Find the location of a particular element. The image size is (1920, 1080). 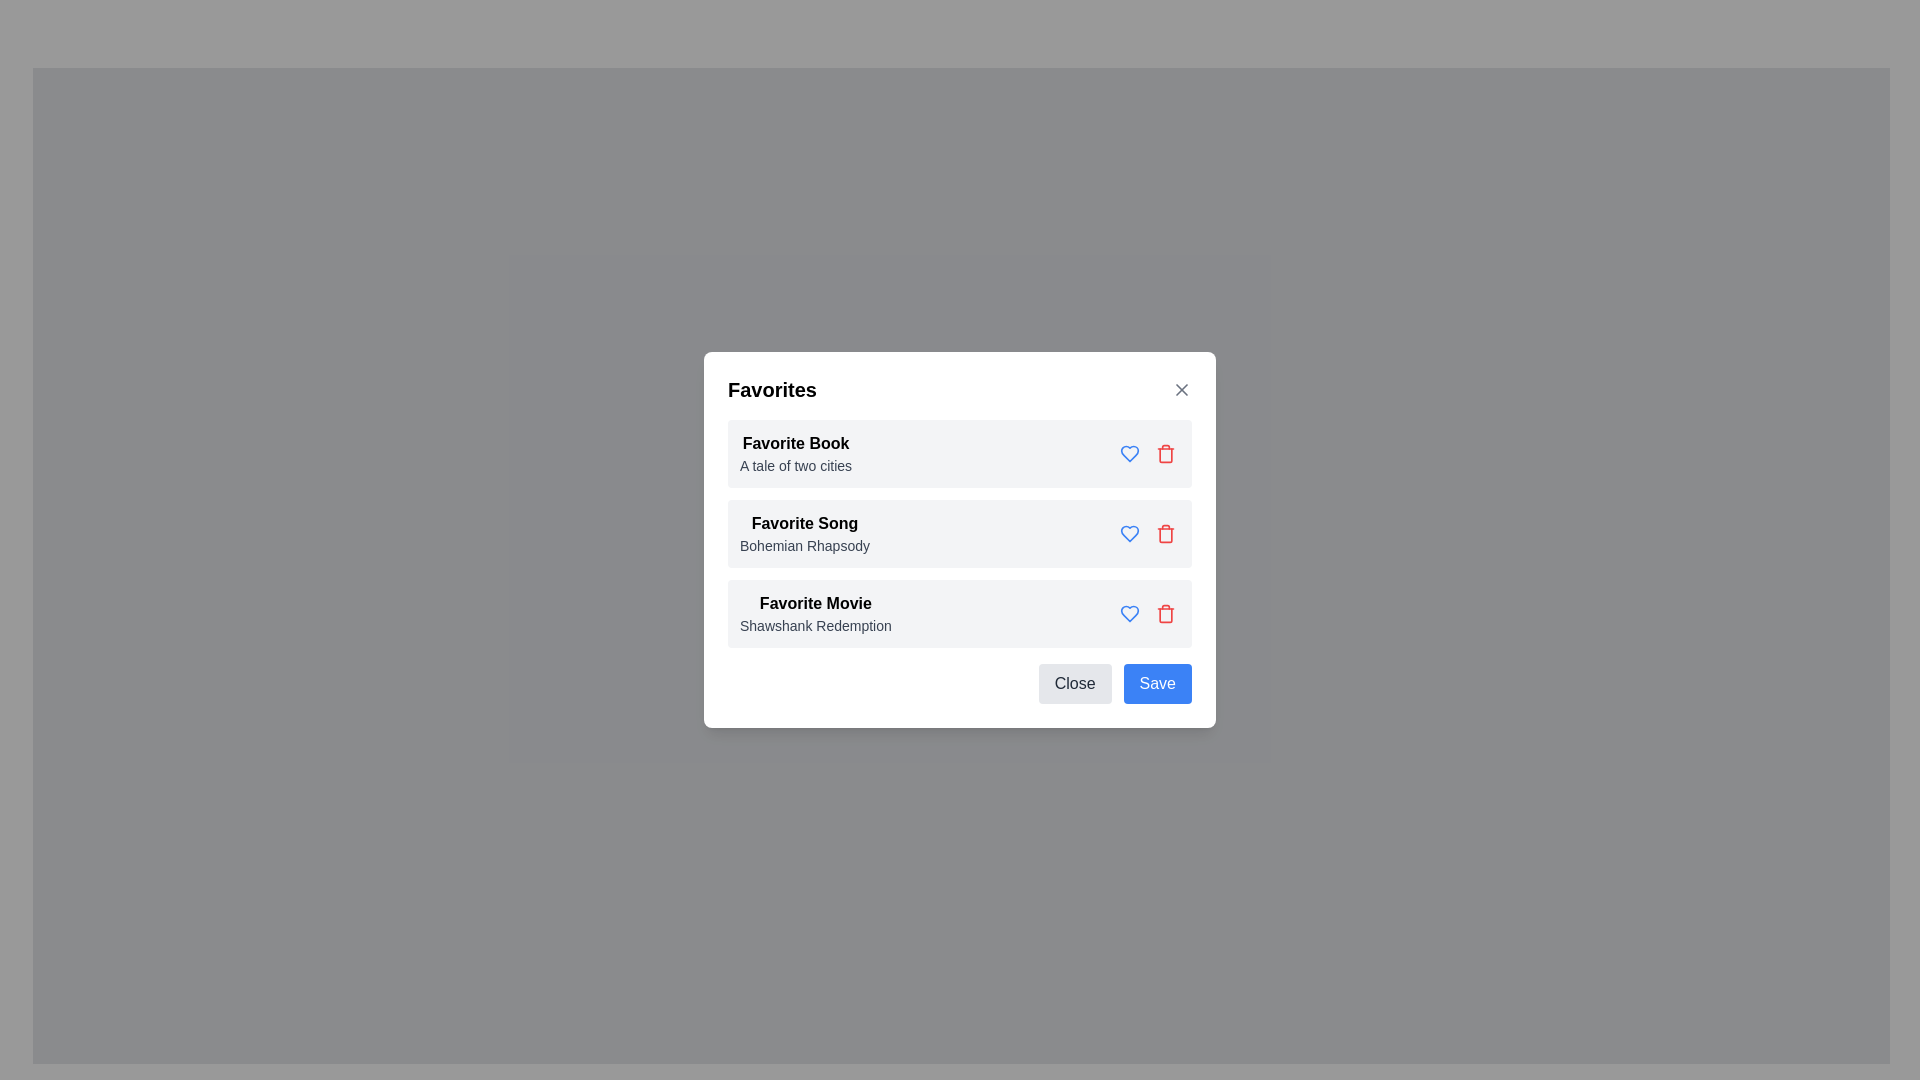

text content of the text label displaying 'Shawshank Redemption', which is the third item in the list under the heading 'Favorite Movie' in the modal dialog is located at coordinates (815, 624).